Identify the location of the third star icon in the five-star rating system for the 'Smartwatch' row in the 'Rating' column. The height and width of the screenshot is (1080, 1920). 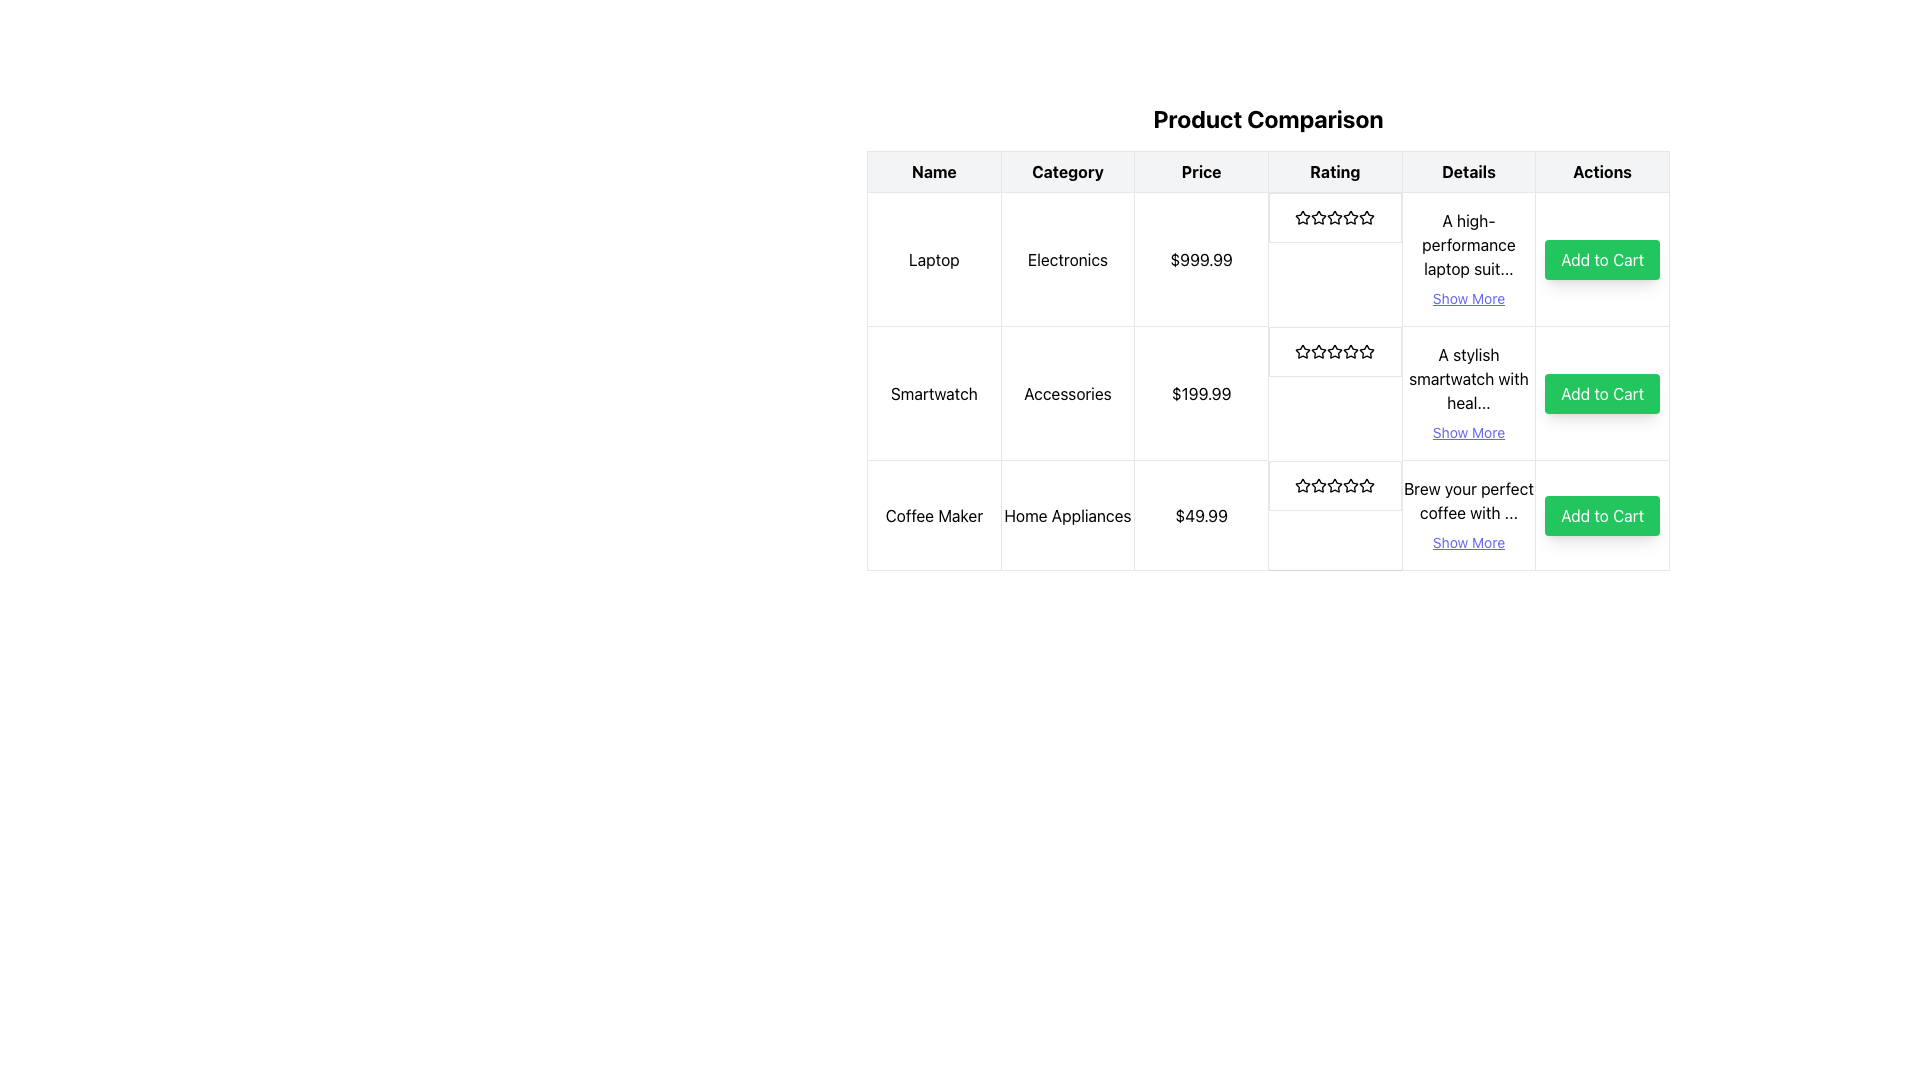
(1319, 350).